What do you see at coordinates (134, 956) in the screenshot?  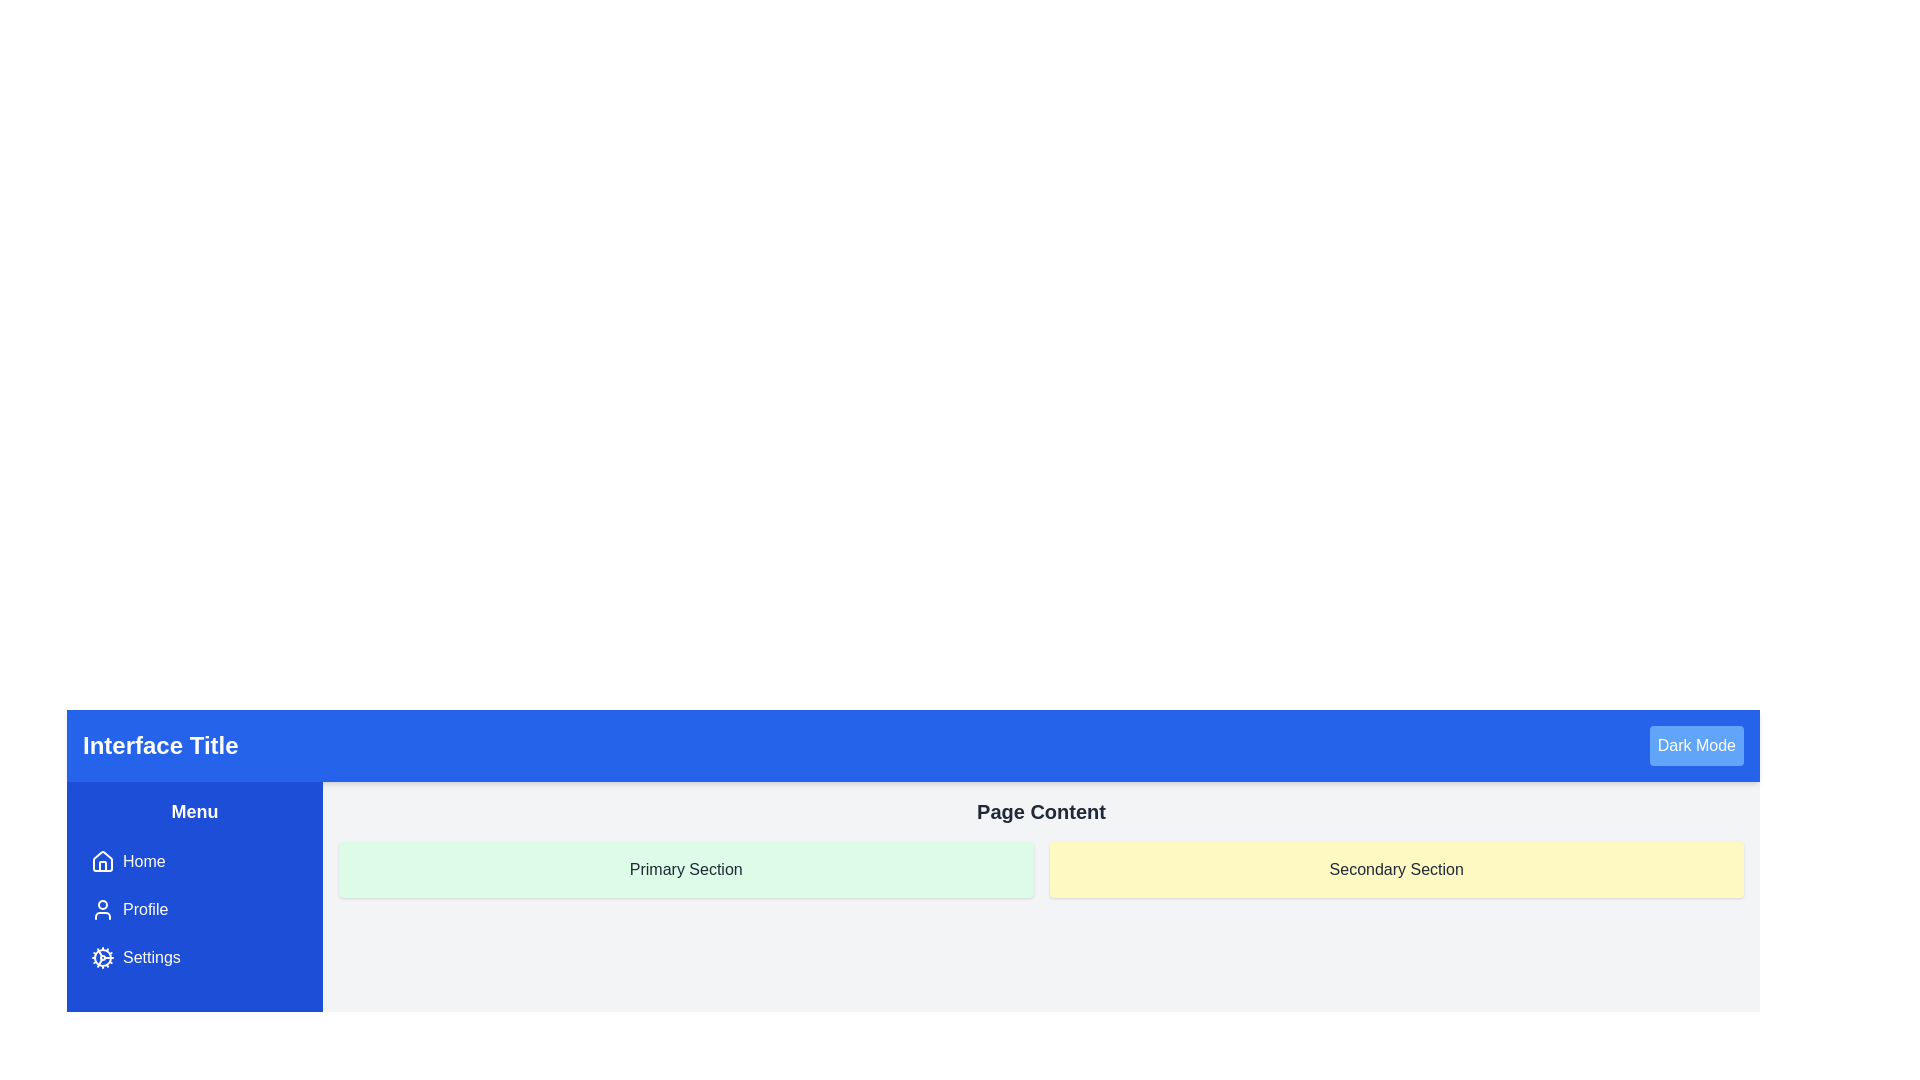 I see `the 'Settings' button located in the vertical left-side menu panel, which is styled as a horizontal menu item with a gear-like icon and white text on a blue background` at bounding box center [134, 956].